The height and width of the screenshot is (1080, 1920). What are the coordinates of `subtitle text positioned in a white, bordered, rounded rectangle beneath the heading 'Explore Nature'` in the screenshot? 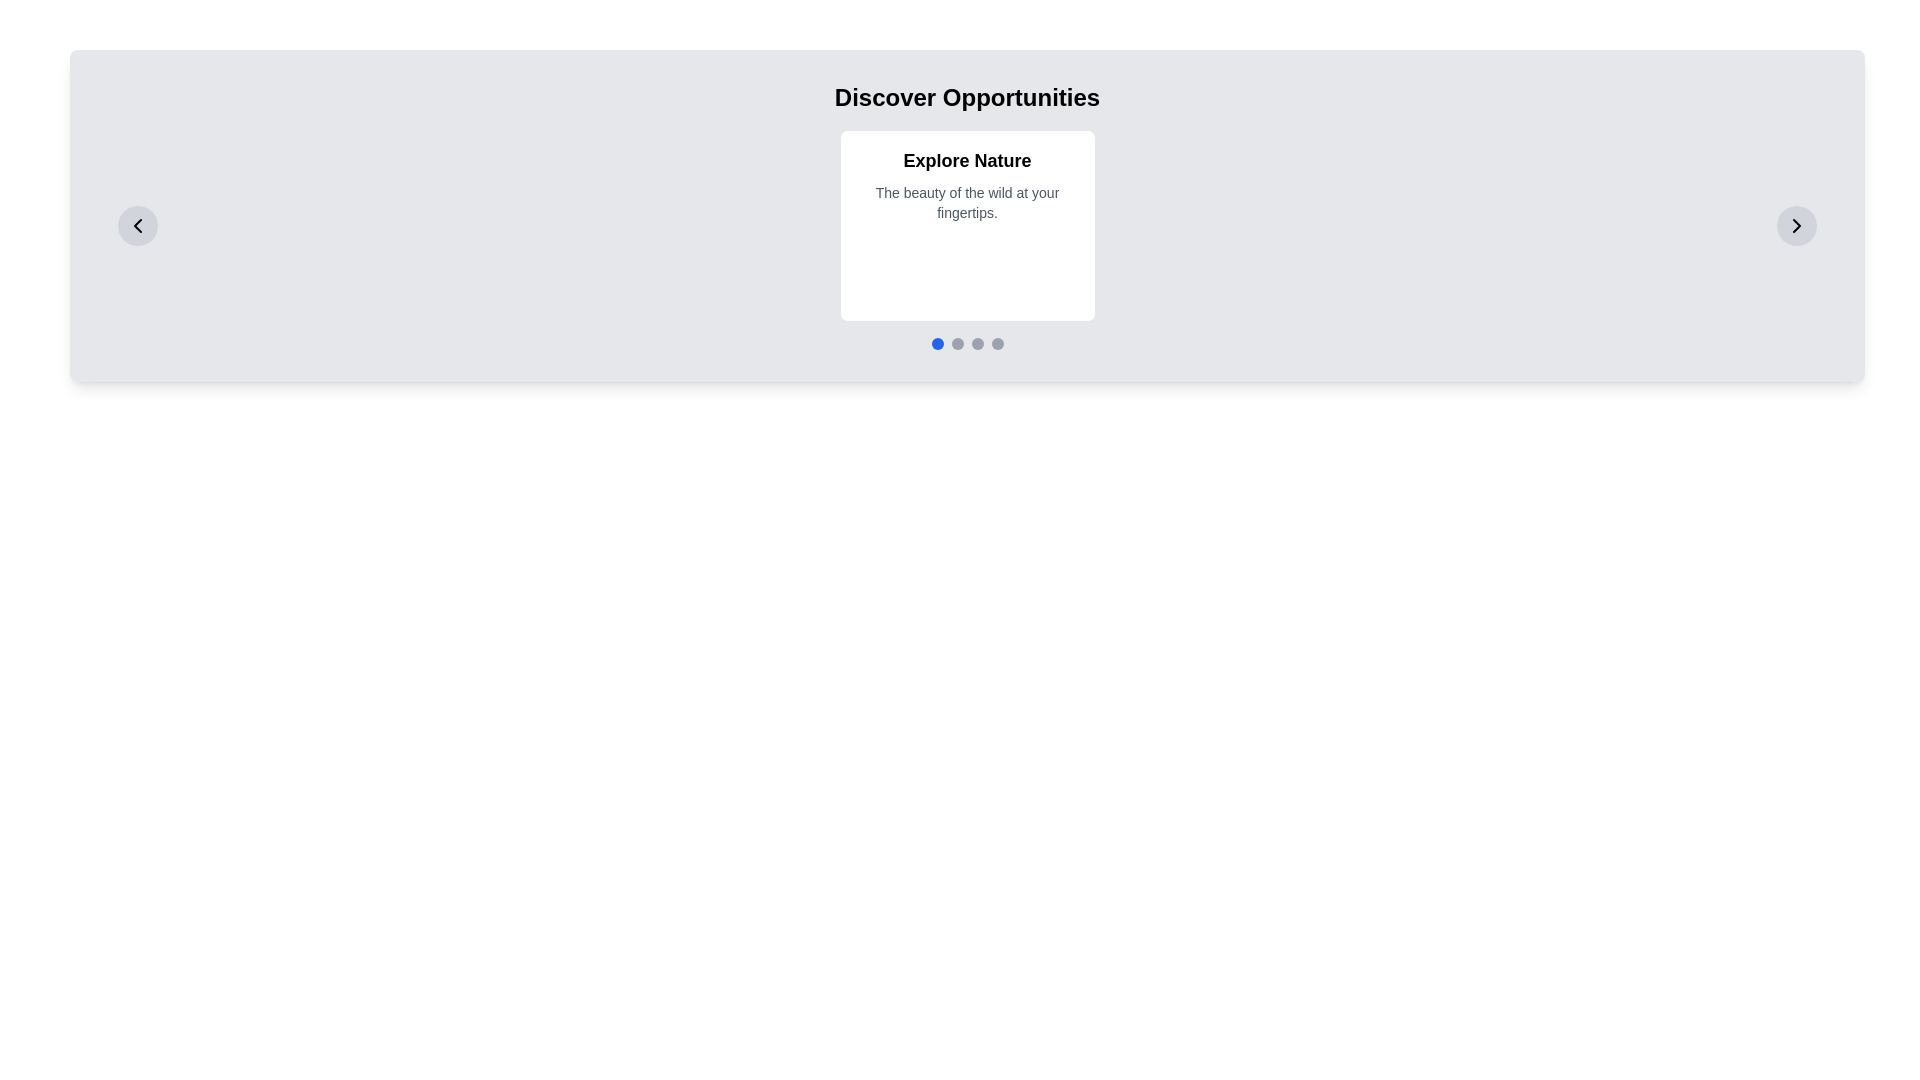 It's located at (967, 203).